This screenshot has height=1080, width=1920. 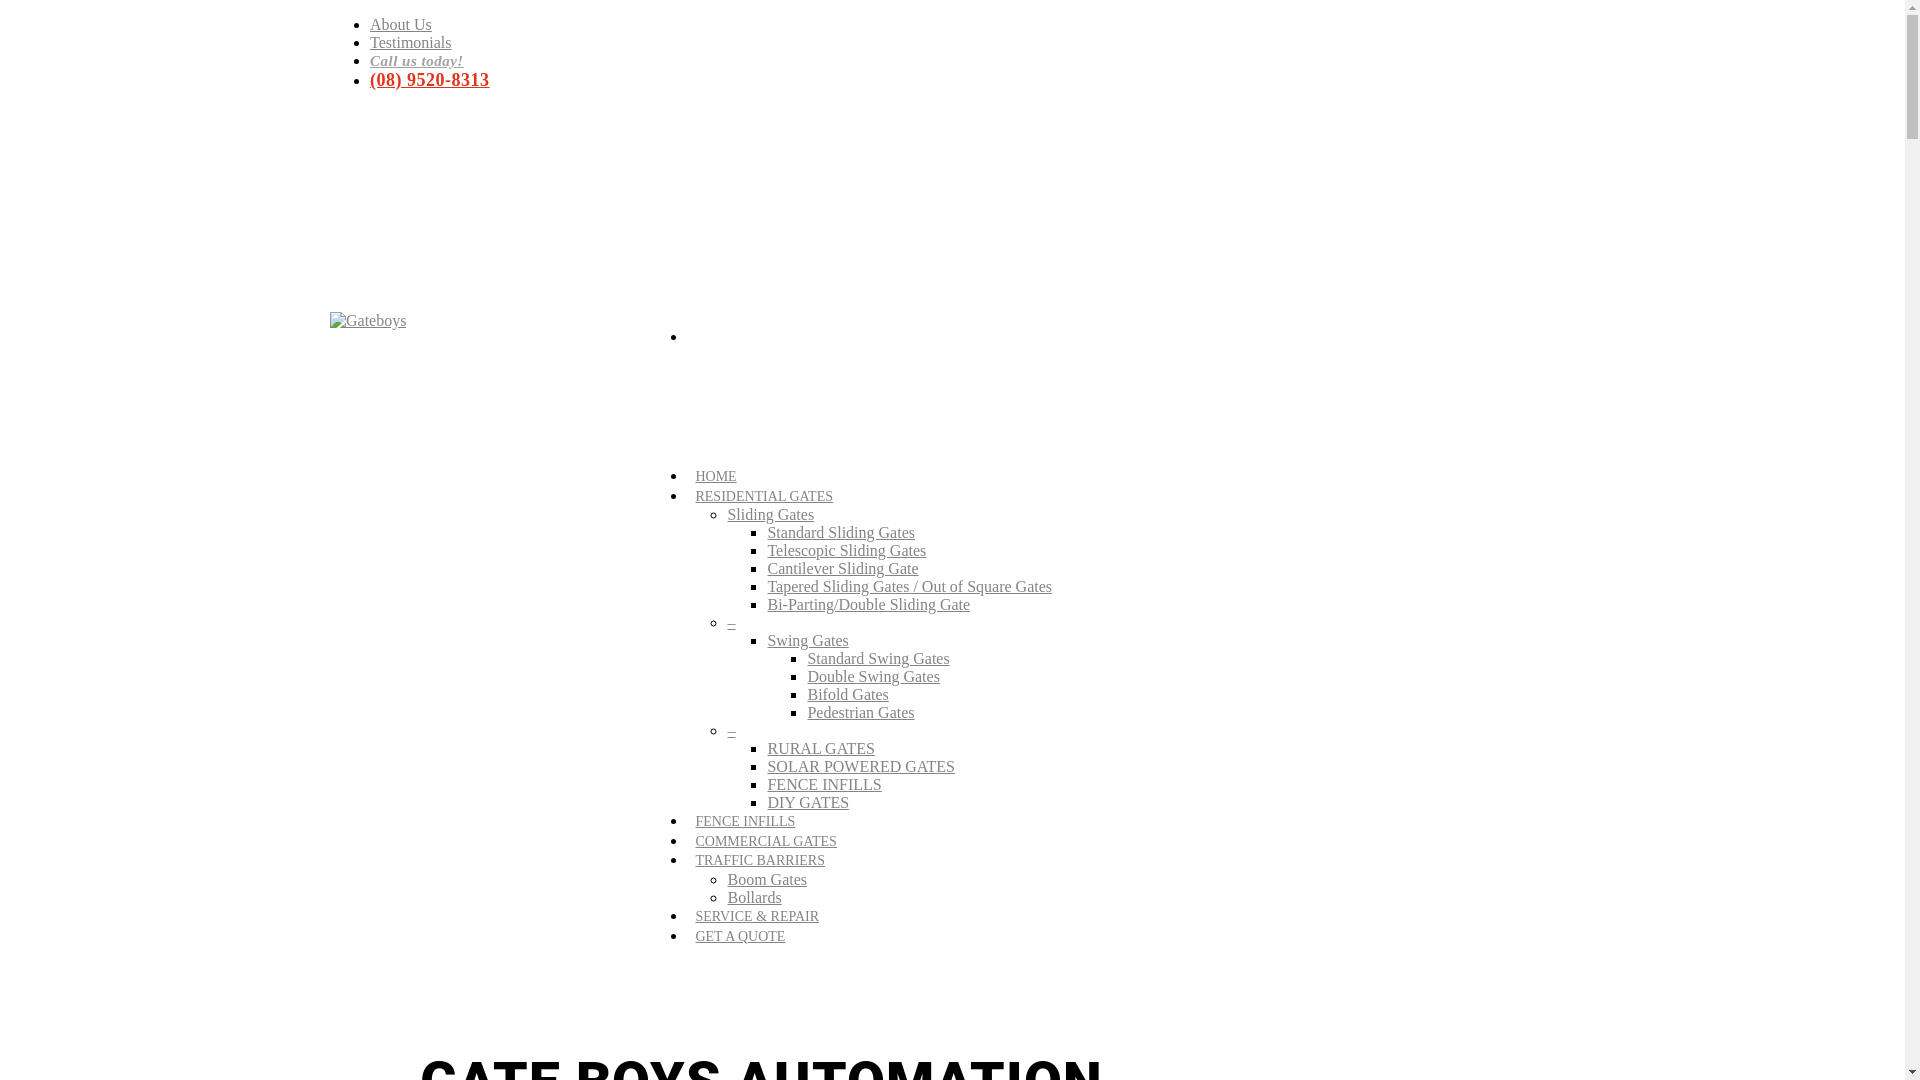 I want to click on 'FENCE INFILLS', so click(x=824, y=783).